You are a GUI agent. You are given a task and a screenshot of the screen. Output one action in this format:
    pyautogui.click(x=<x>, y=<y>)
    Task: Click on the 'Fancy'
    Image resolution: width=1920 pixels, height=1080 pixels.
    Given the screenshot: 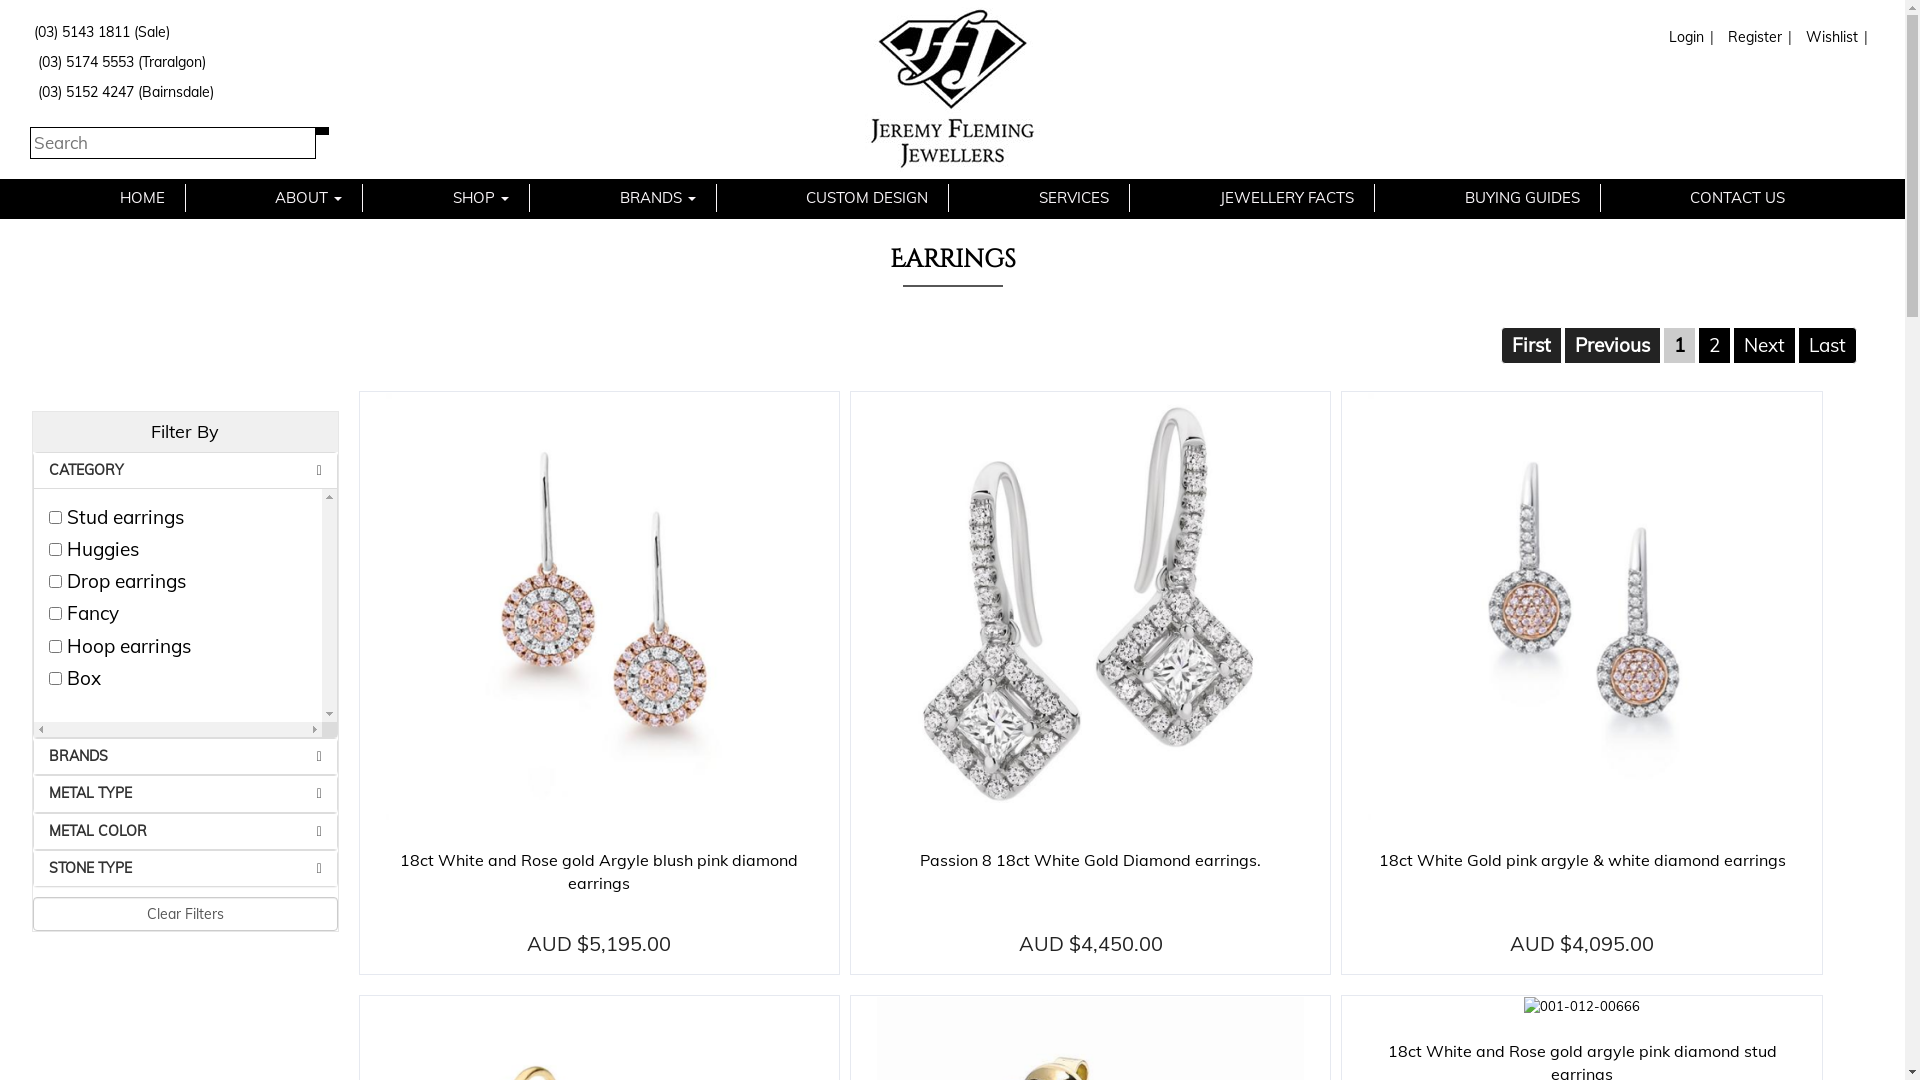 What is the action you would take?
    pyautogui.click(x=55, y=612)
    